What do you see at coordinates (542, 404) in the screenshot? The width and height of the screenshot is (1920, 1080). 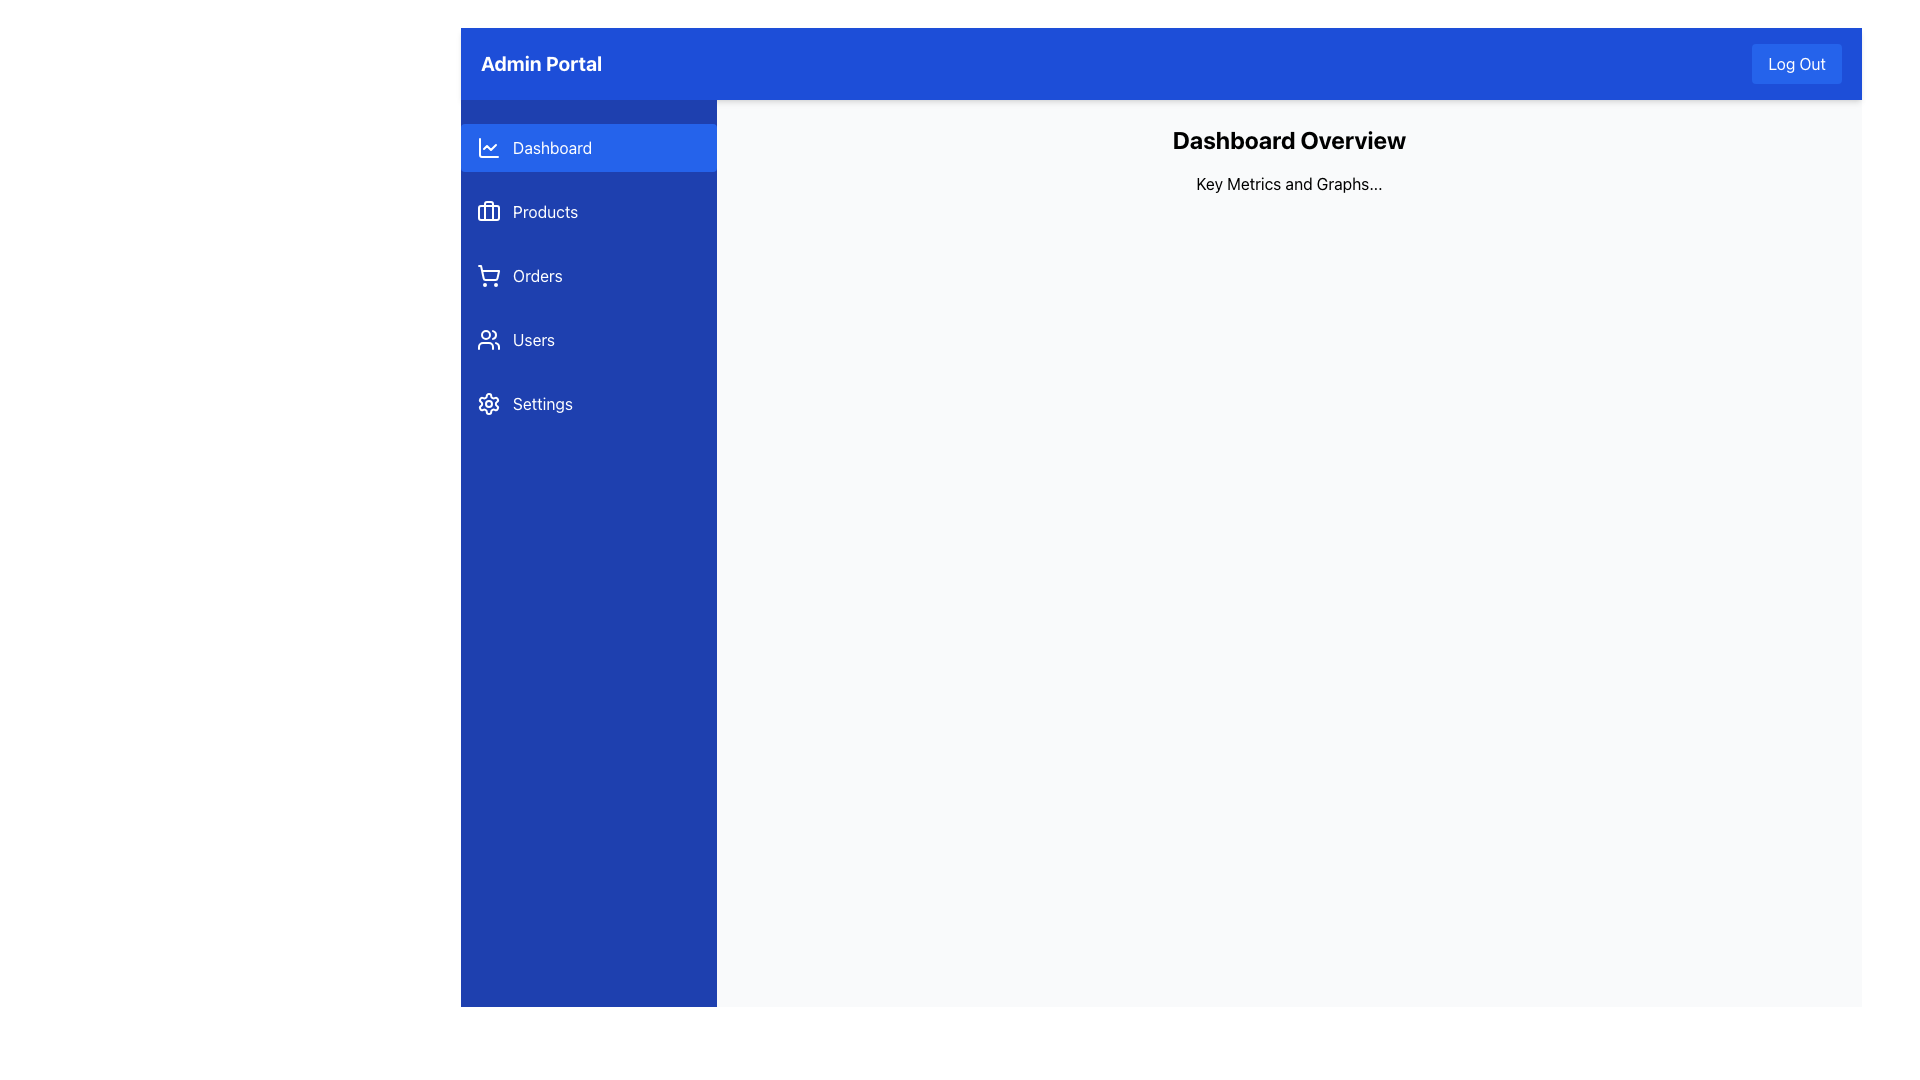 I see `the 'Settings' text label in the vertical navigation bar, which indicates the settings functionality of the application` at bounding box center [542, 404].